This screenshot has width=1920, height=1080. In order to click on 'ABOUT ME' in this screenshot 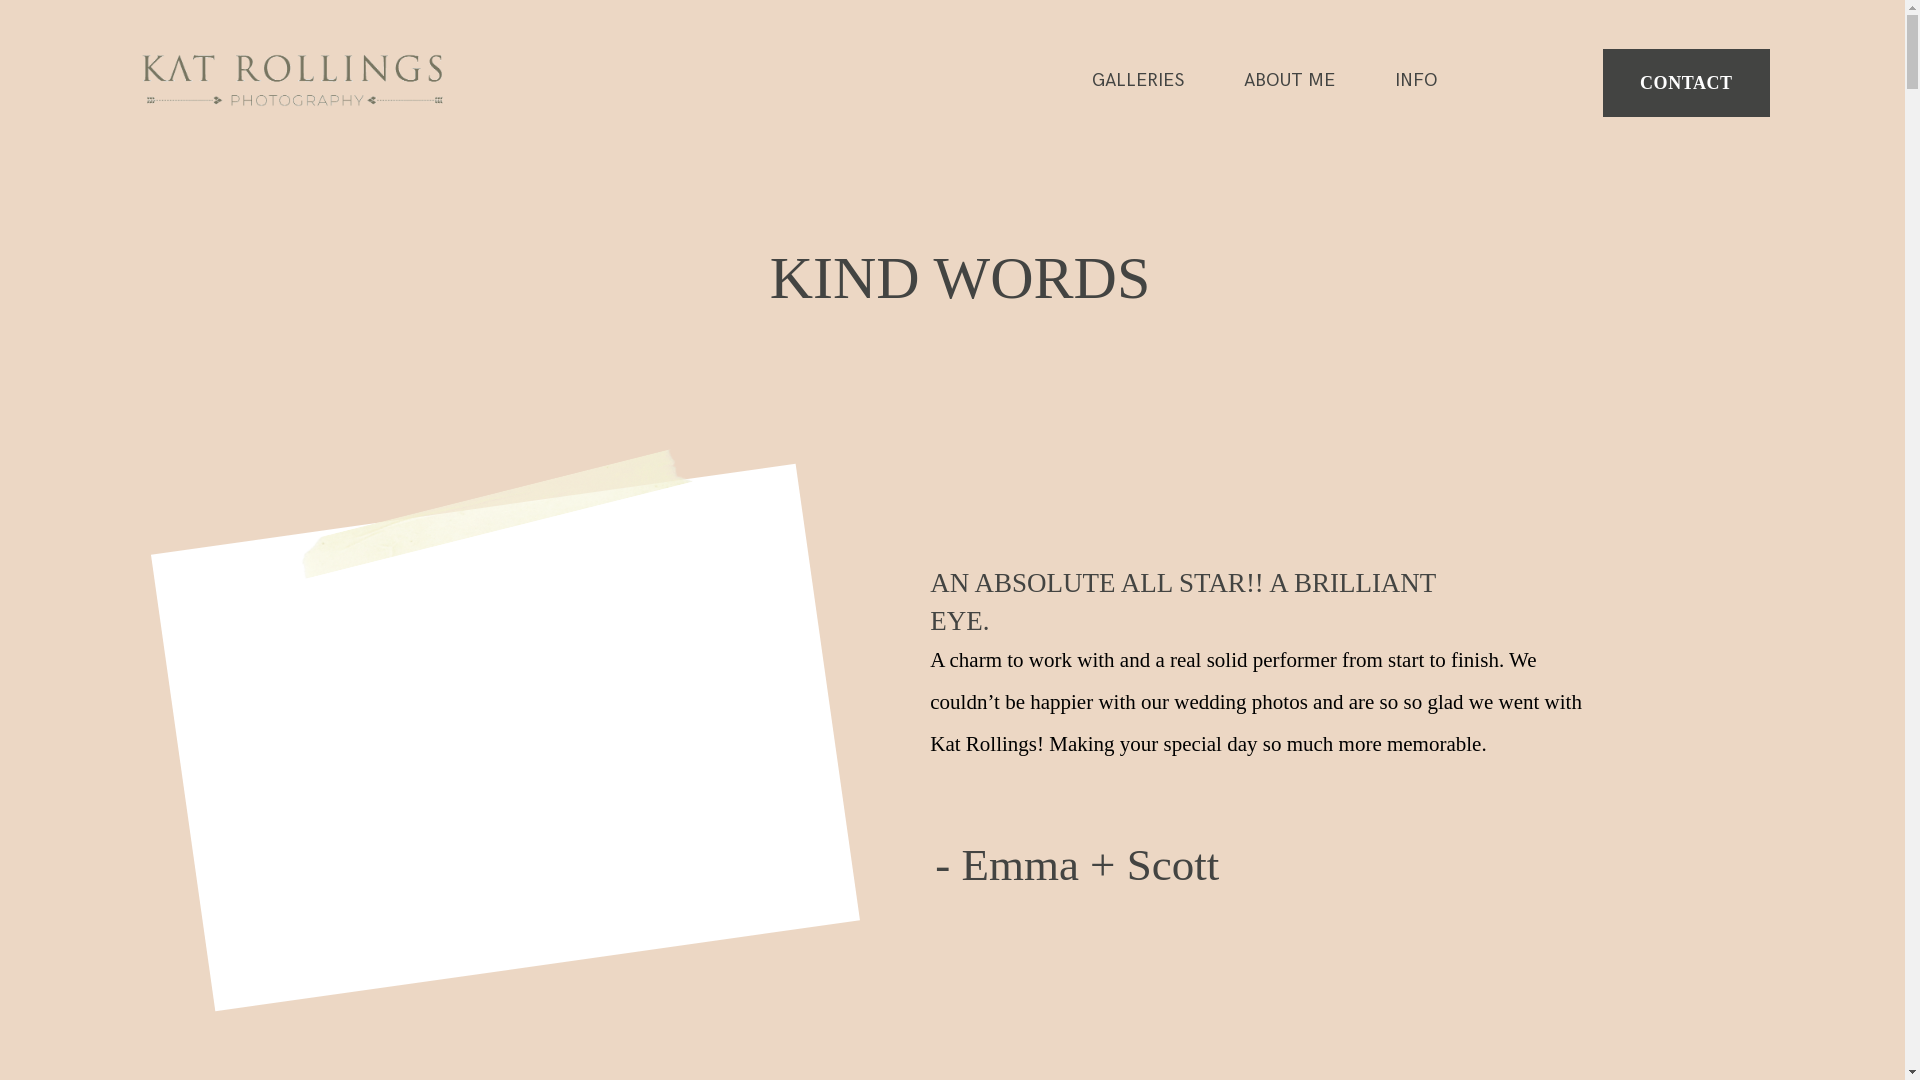, I will do `click(1242, 80)`.